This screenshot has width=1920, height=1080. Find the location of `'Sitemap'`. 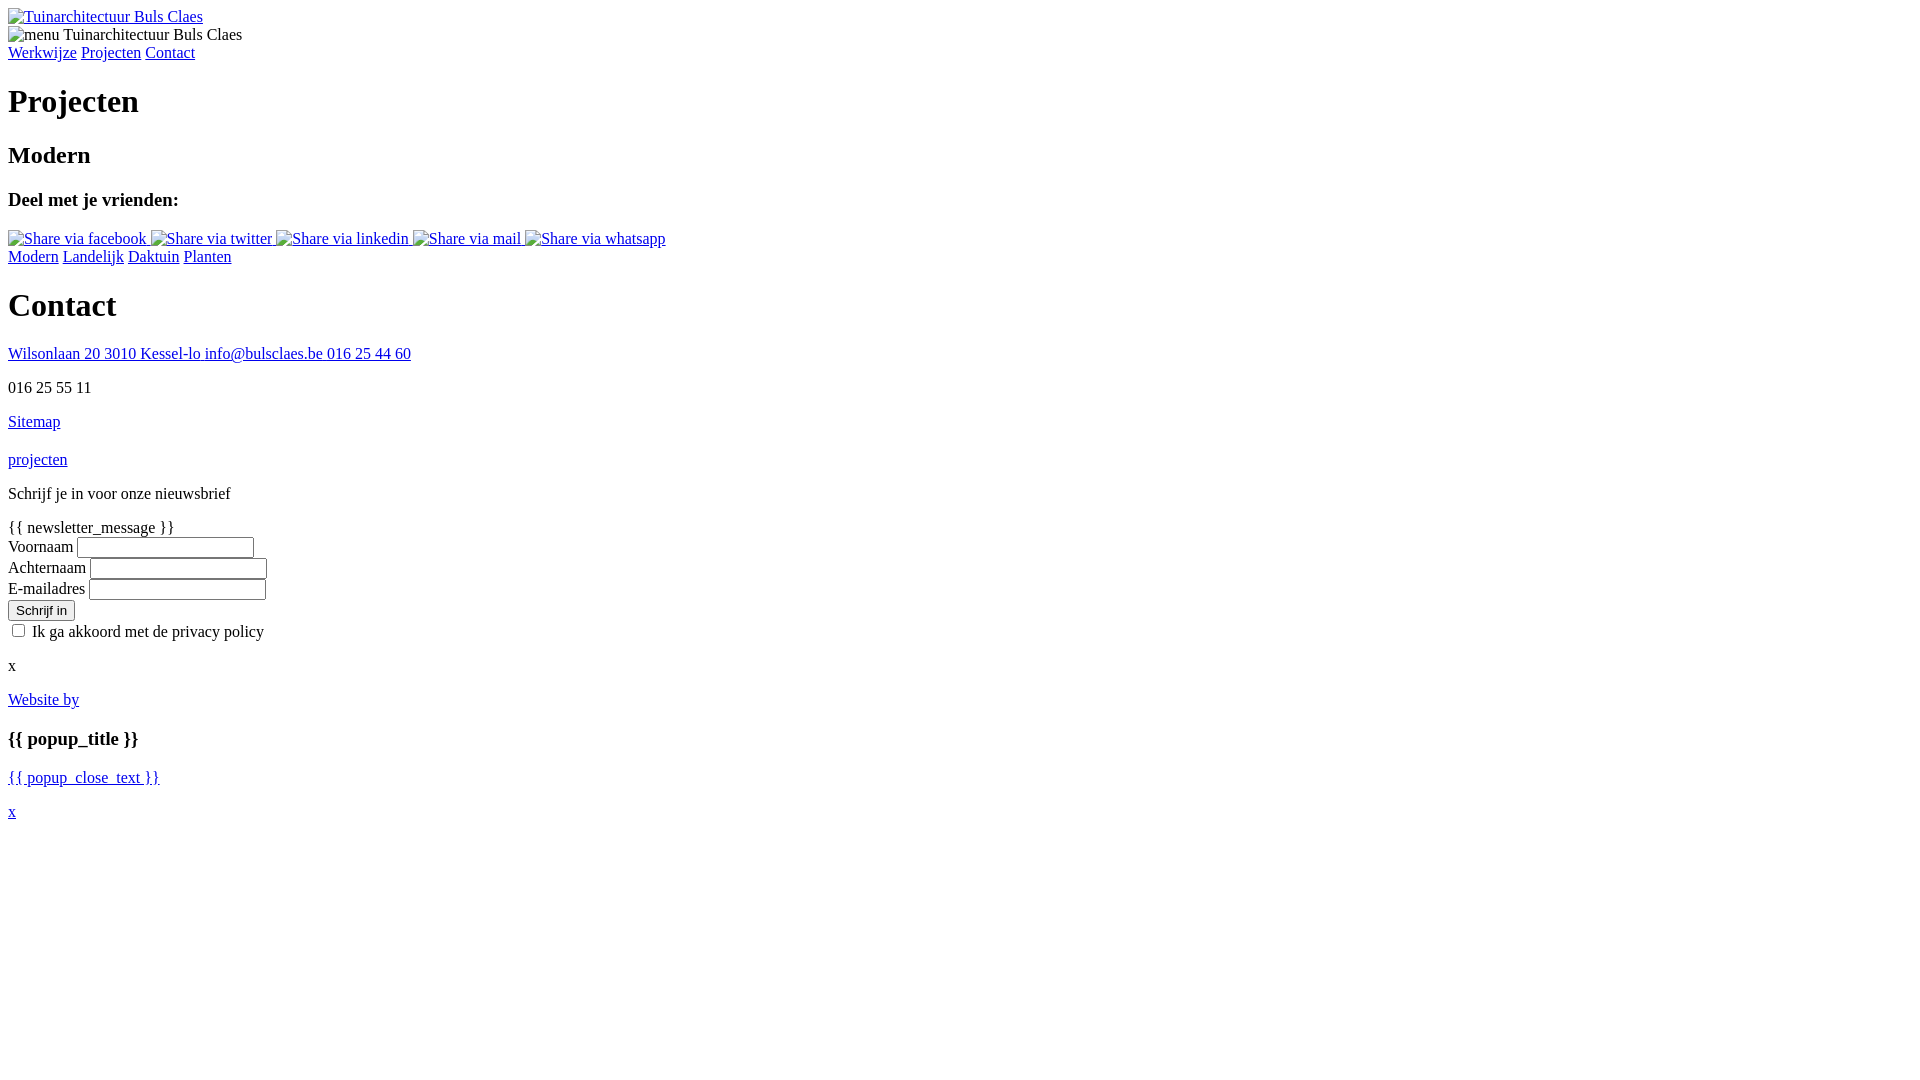

'Sitemap' is located at coordinates (33, 420).